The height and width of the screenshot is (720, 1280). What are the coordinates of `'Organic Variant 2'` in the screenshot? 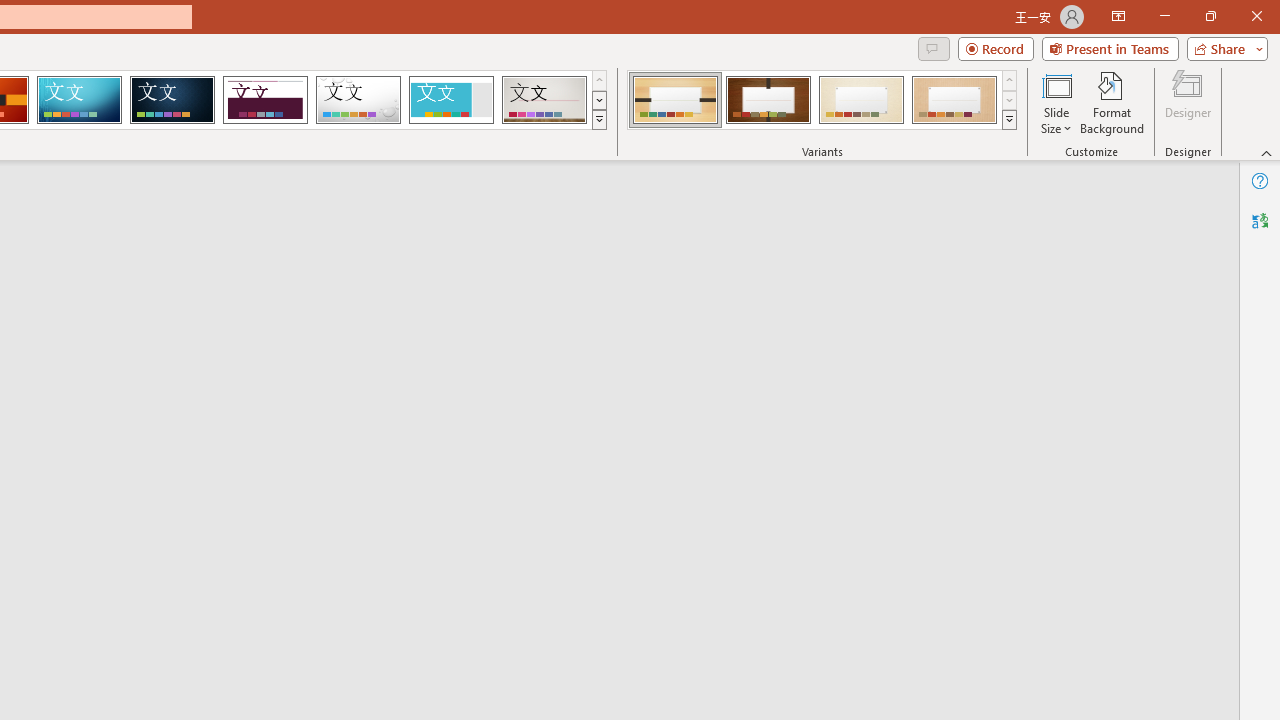 It's located at (767, 100).